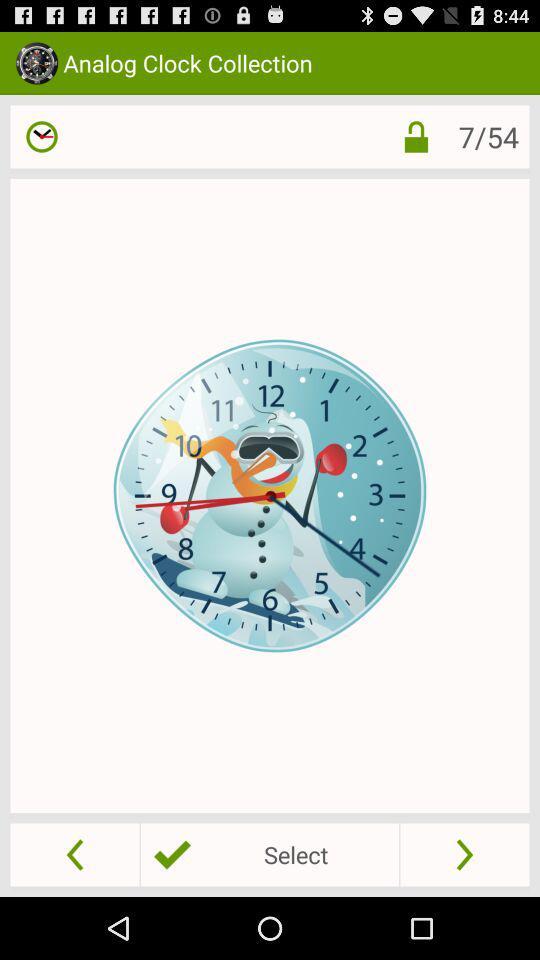 The image size is (540, 960). What do you see at coordinates (415, 135) in the screenshot?
I see `the item to the left of 7/54 icon` at bounding box center [415, 135].